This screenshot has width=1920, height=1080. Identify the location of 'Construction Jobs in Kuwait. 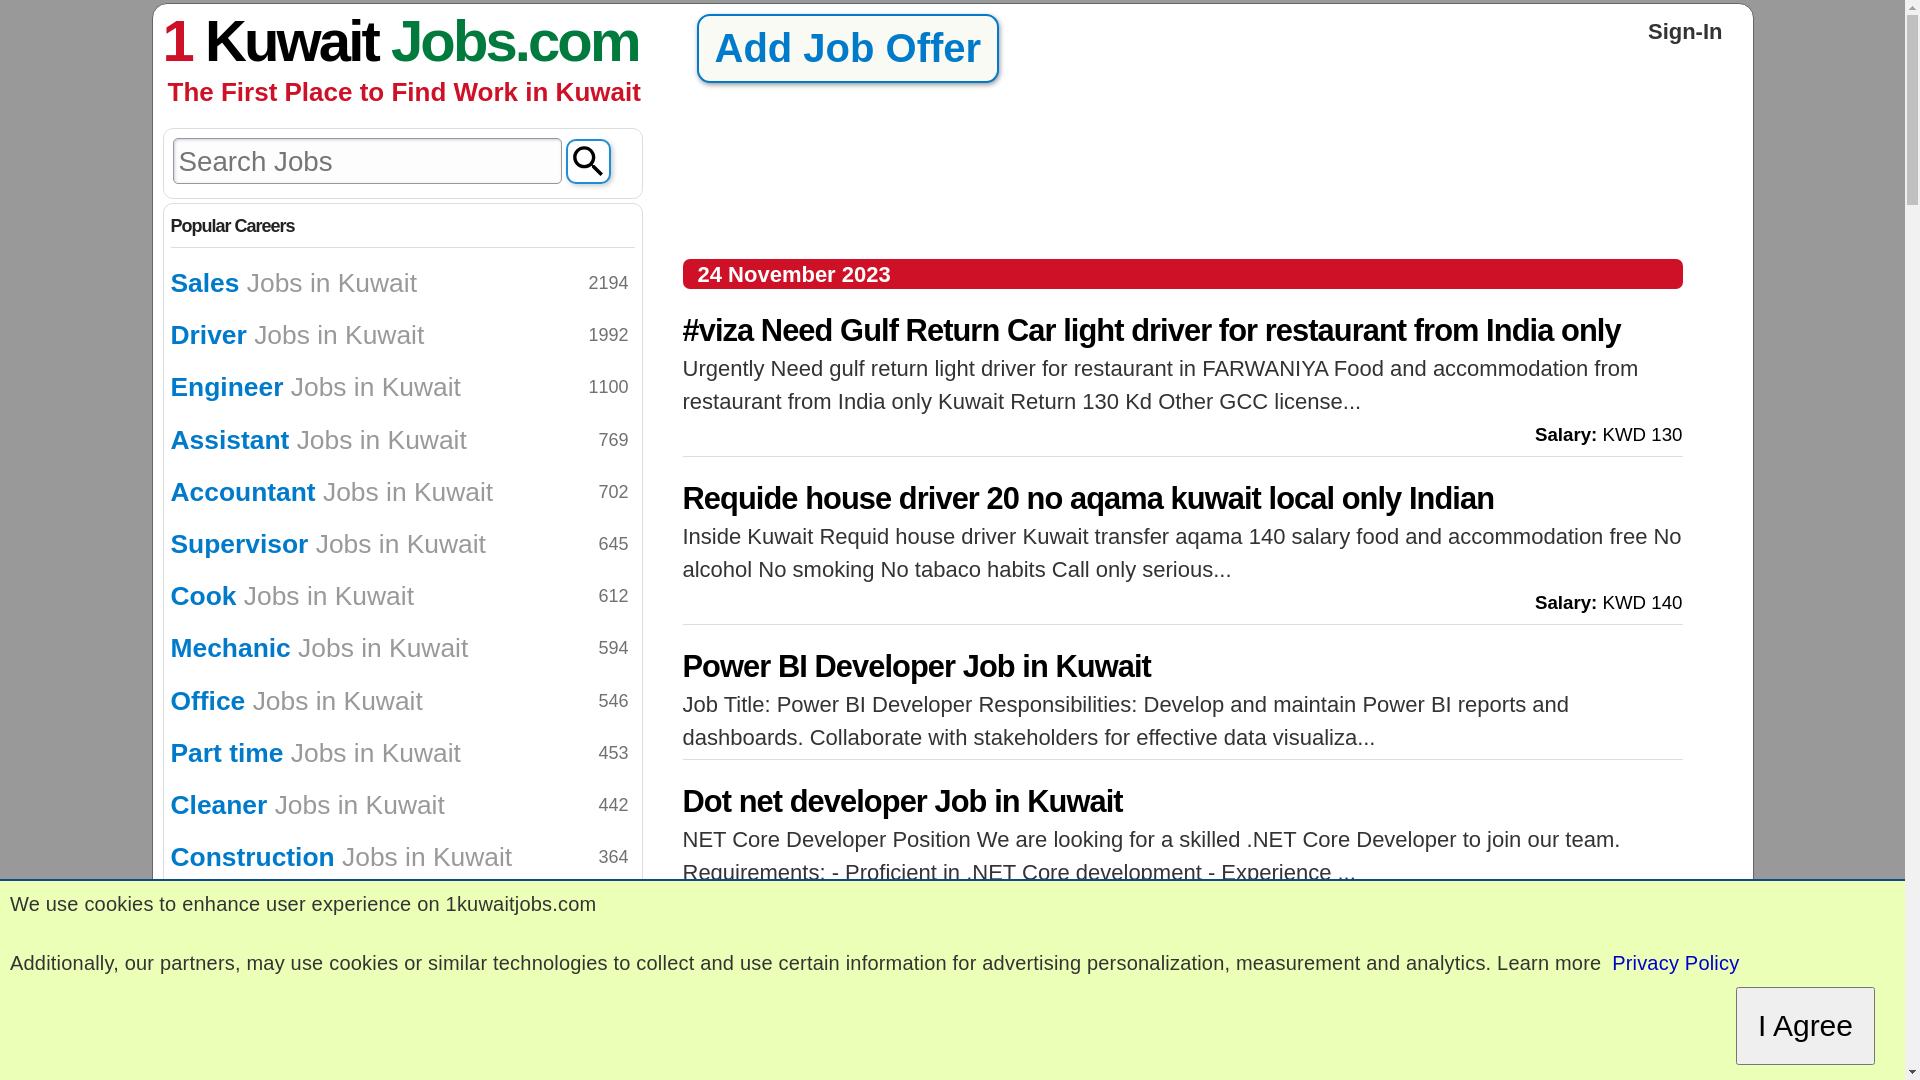
(401, 855).